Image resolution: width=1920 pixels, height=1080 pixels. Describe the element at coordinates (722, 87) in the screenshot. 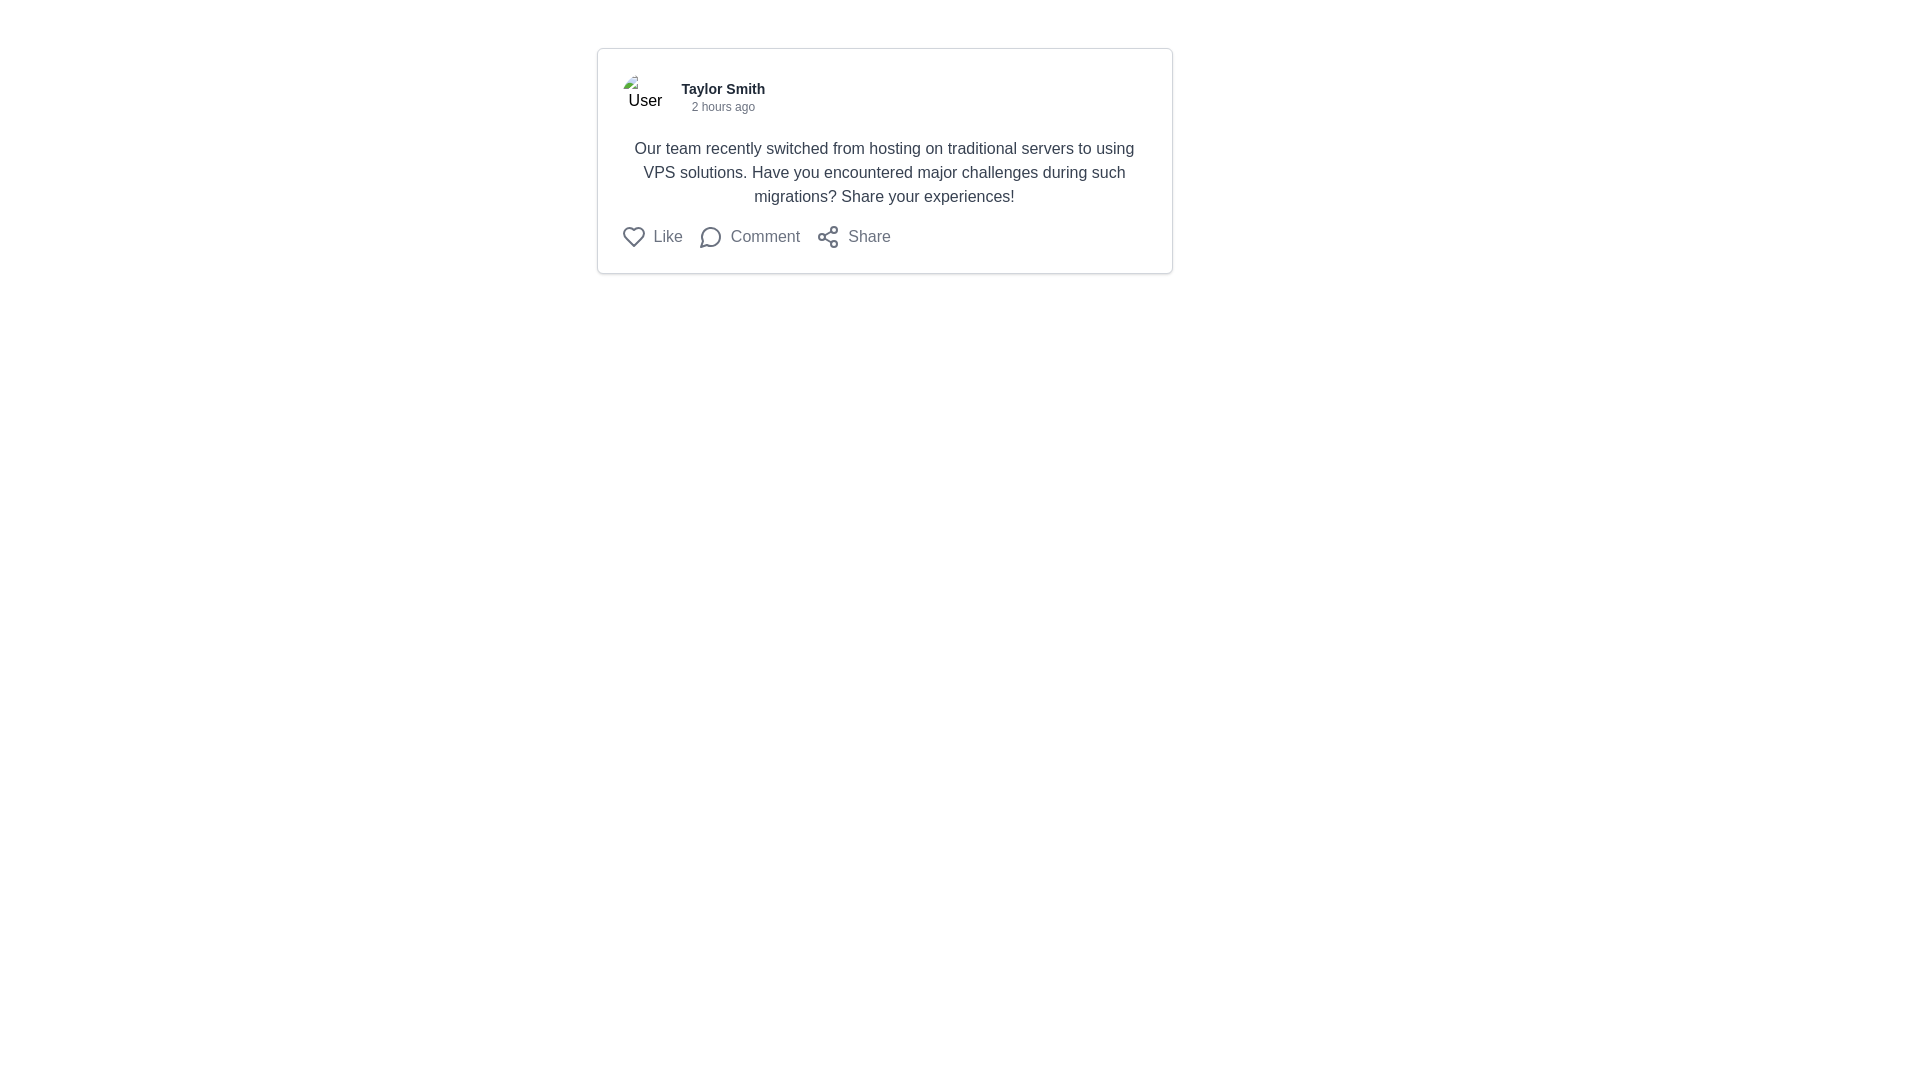

I see `the static text label reading 'Taylor Smith', which is a small, bold text snippet located in the upper-left corner of the content card` at that location.